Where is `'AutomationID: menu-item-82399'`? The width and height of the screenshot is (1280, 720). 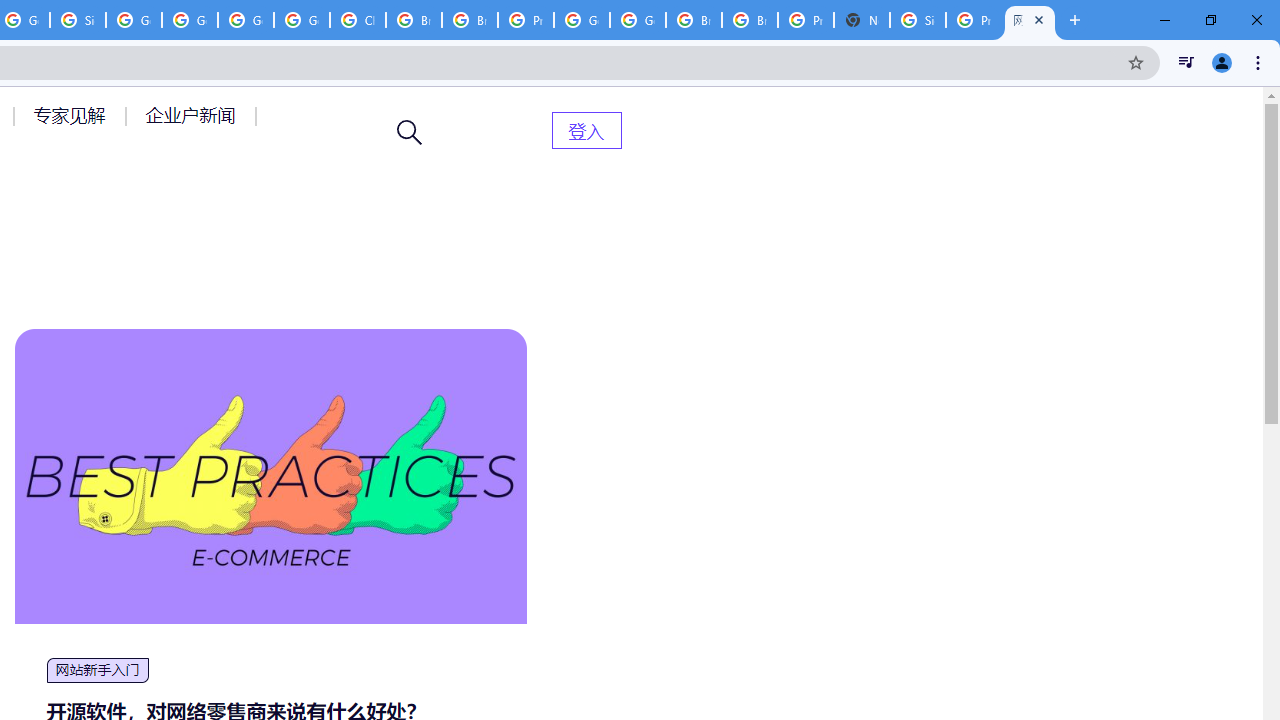 'AutomationID: menu-item-82399' is located at coordinates (585, 129).